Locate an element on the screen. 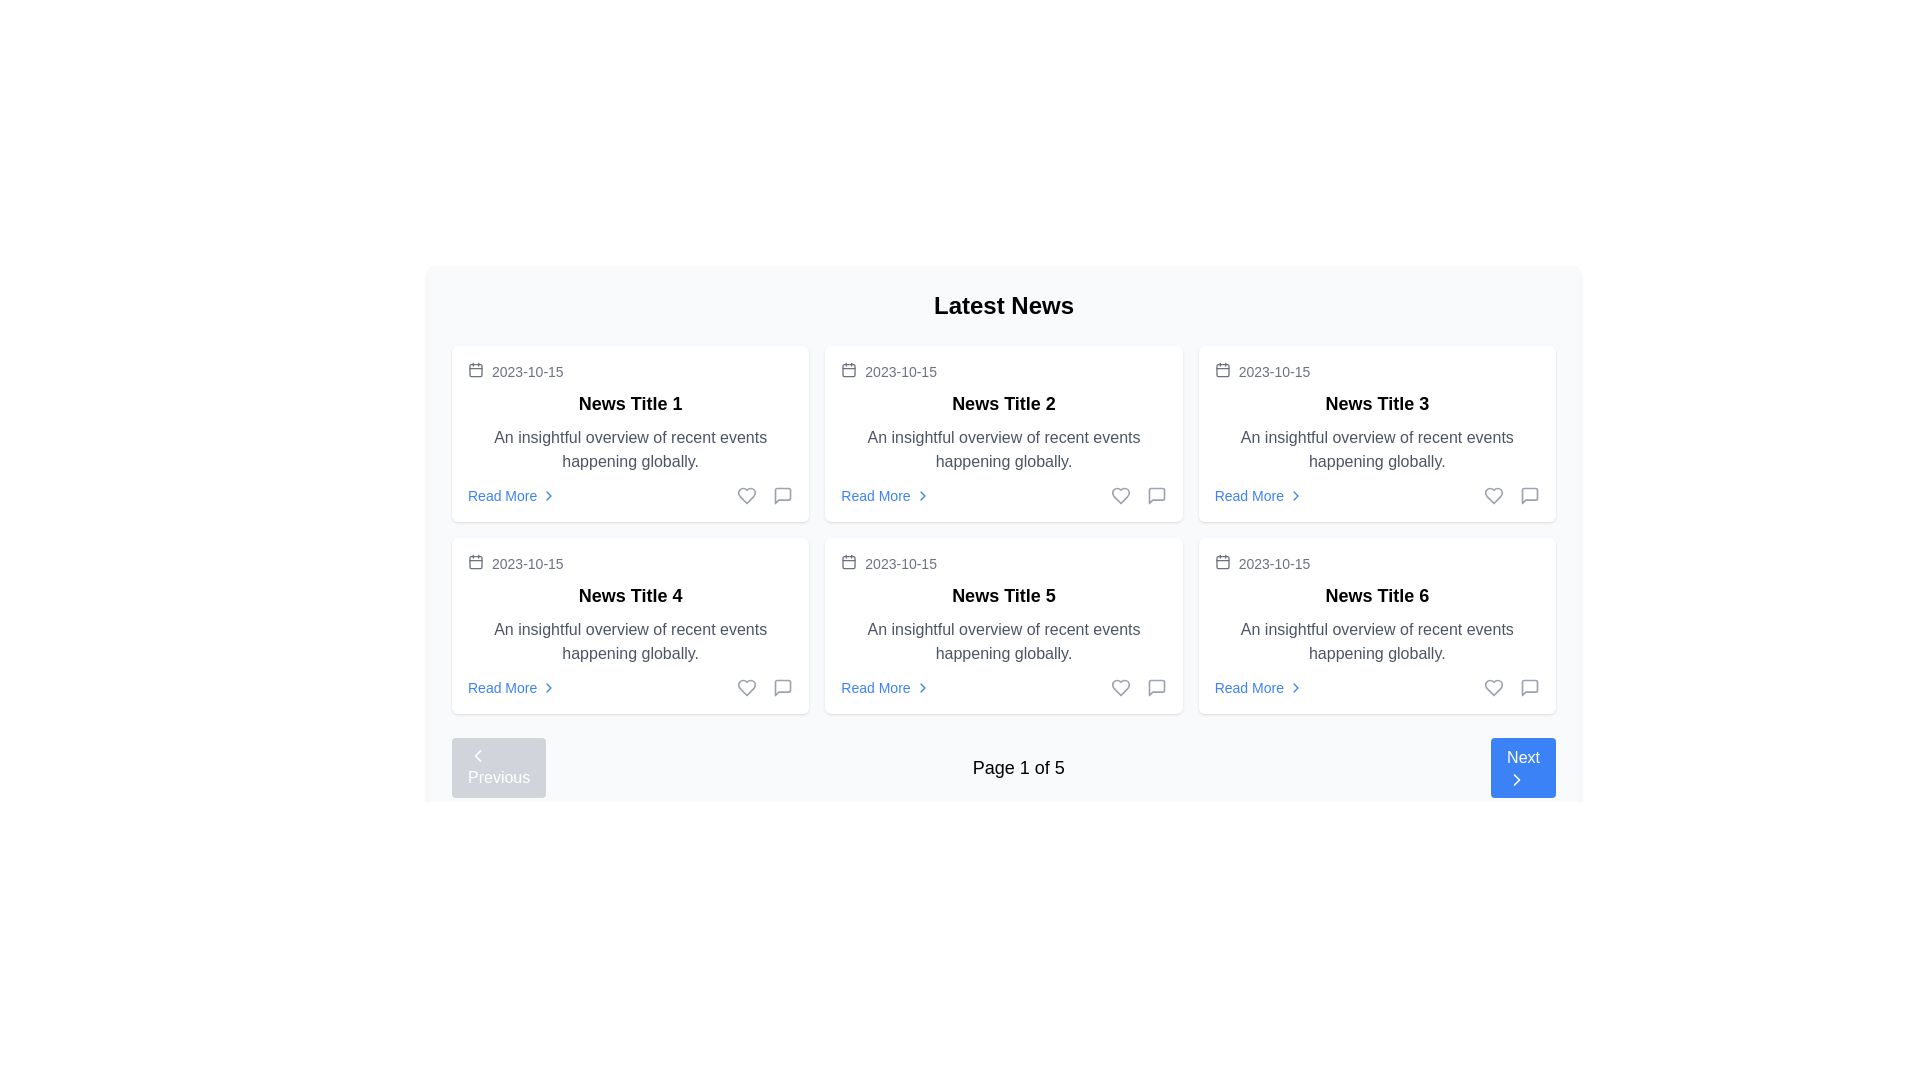 The image size is (1920, 1080). the rounded rectangle graphic element inside the calendar icon located under the 'News Title 5' section in the grid layout is located at coordinates (849, 562).